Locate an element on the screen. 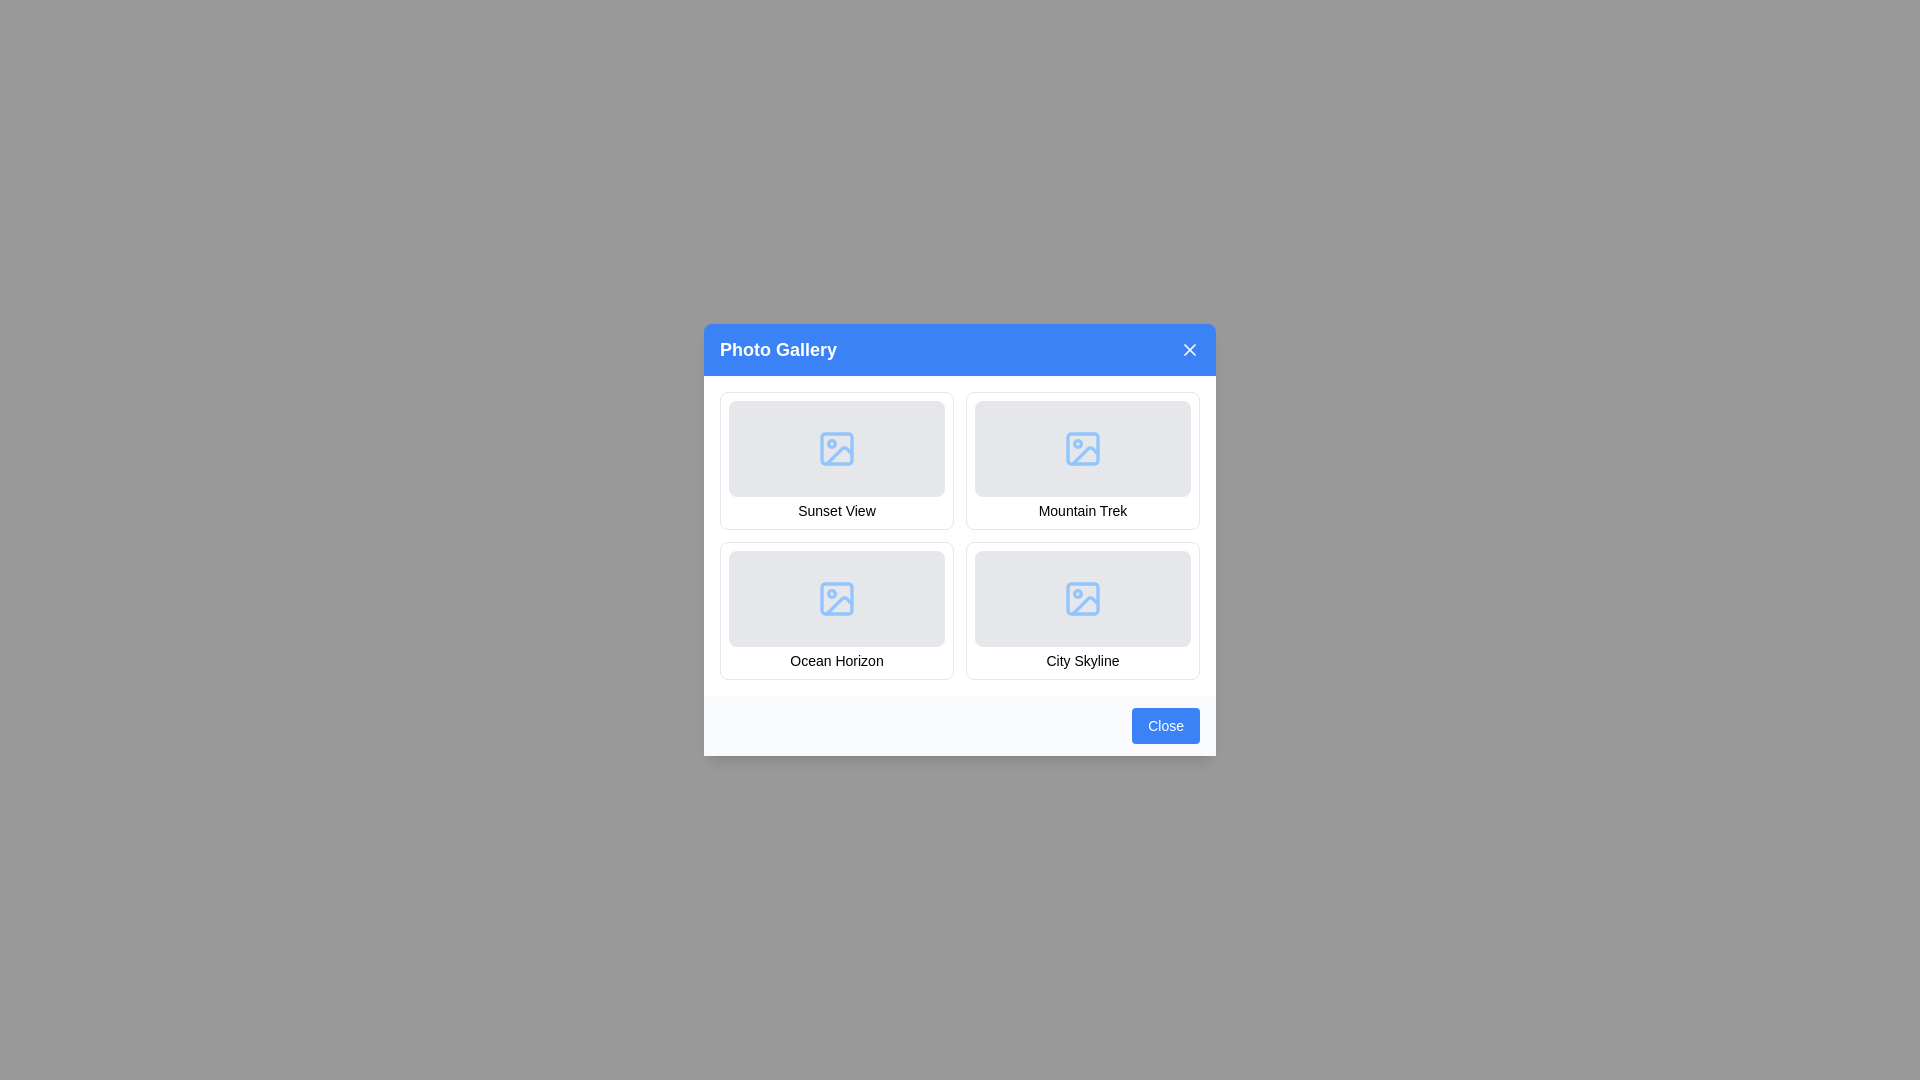 The width and height of the screenshot is (1920, 1080). the fourth selectable card in the photo gallery modal titled 'Photo Gallery' is located at coordinates (1082, 609).